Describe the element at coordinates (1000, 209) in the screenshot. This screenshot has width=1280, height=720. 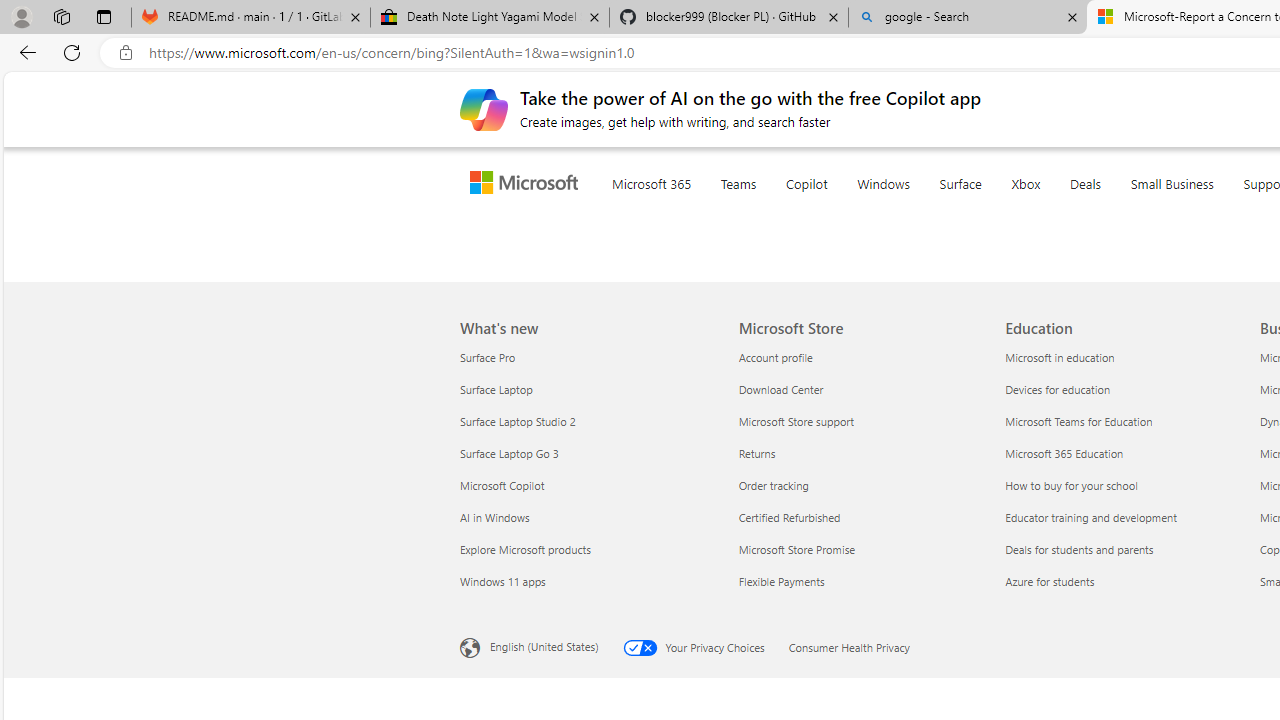
I see `'Surface'` at that location.